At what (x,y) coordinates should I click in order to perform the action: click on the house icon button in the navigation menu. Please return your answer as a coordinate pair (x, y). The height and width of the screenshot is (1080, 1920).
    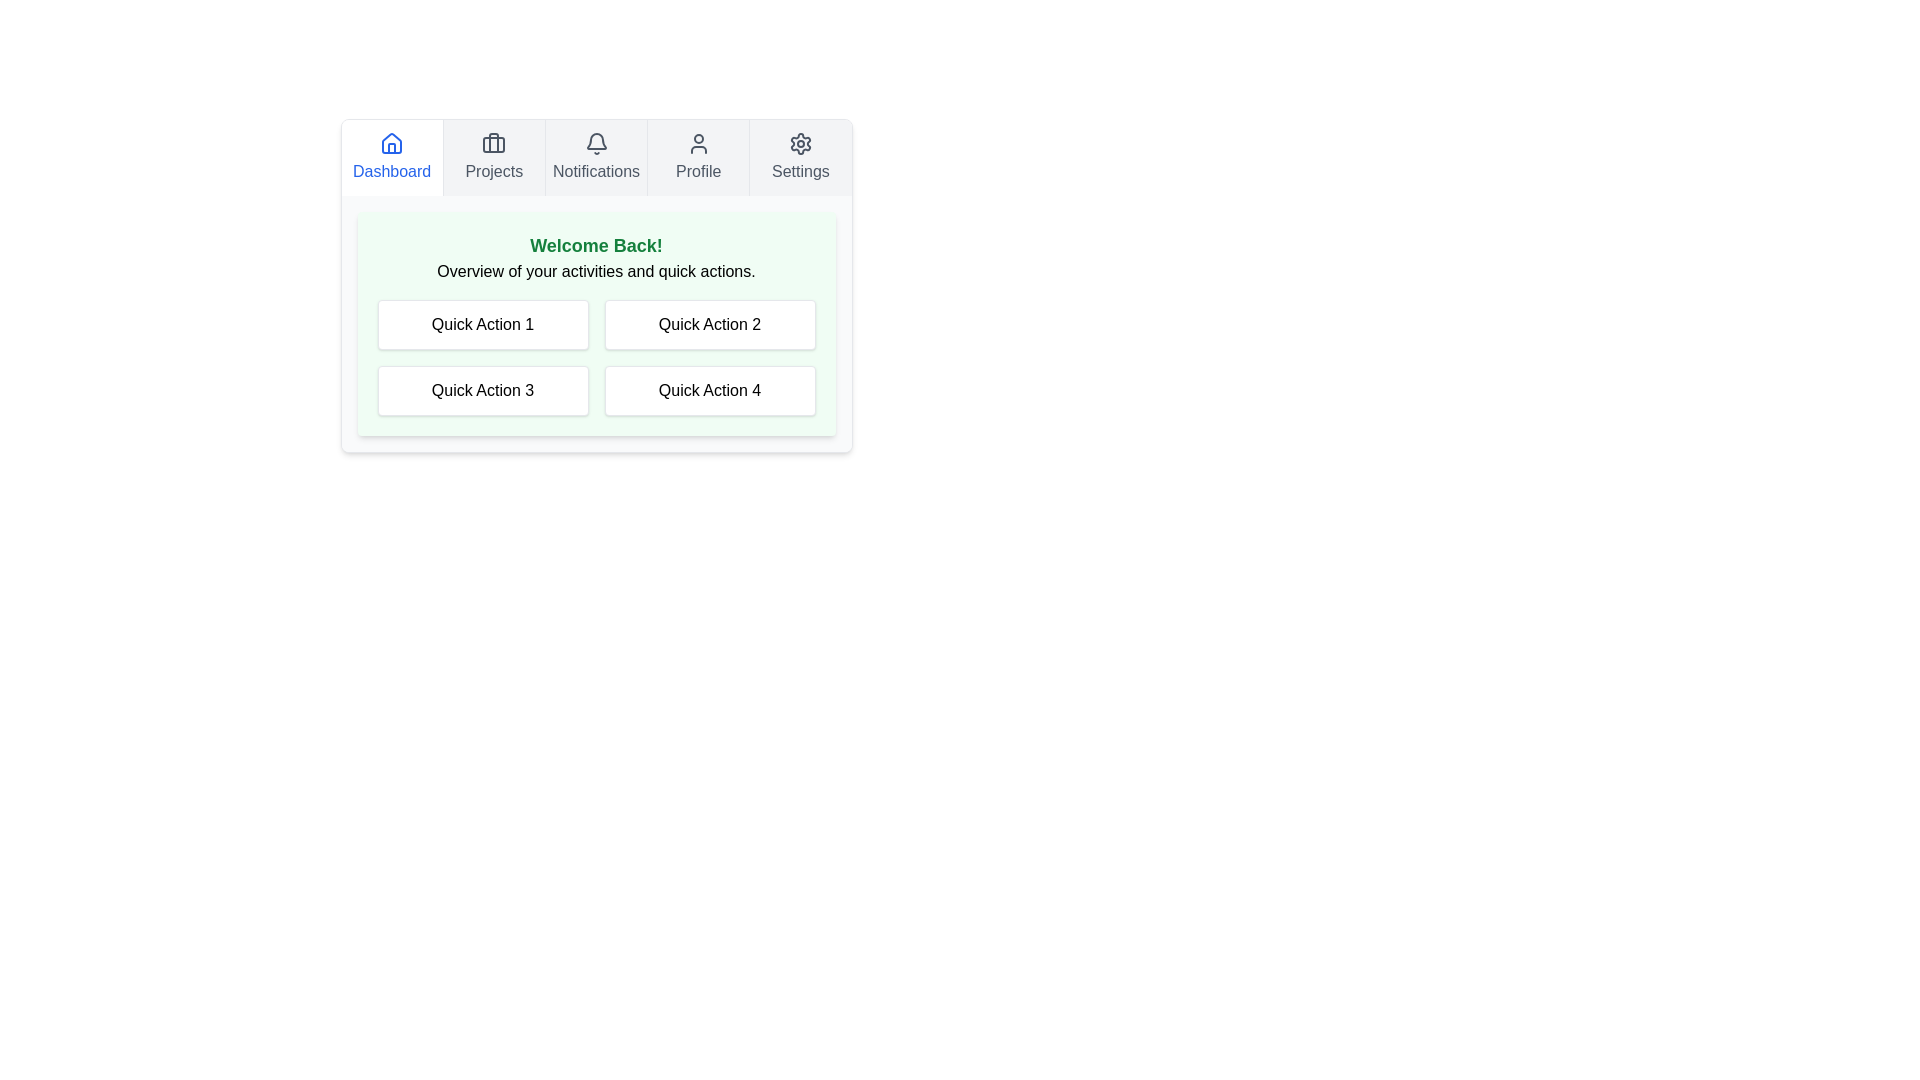
    Looking at the image, I should click on (392, 142).